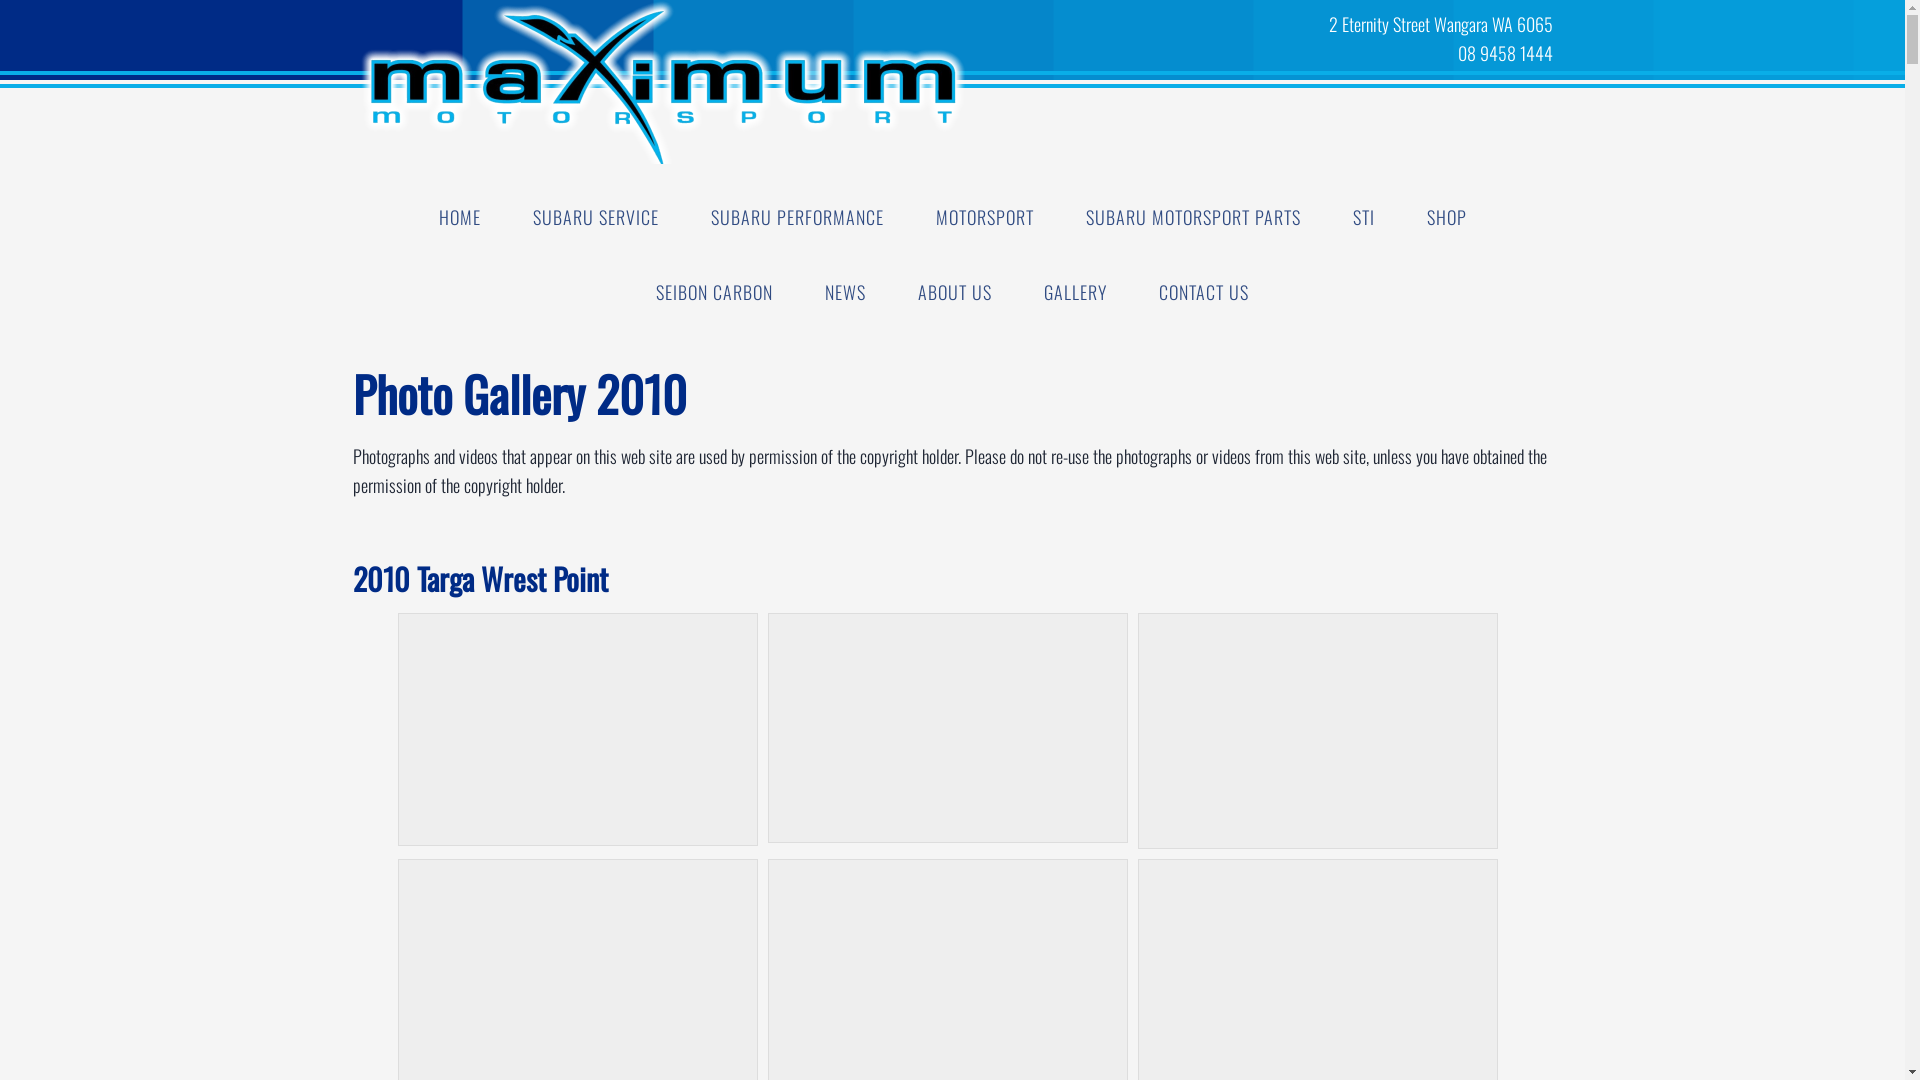 Image resolution: width=1920 pixels, height=1080 pixels. Describe the element at coordinates (1060, 217) in the screenshot. I see `'SUBARU MOTORSPORT PARTS'` at that location.